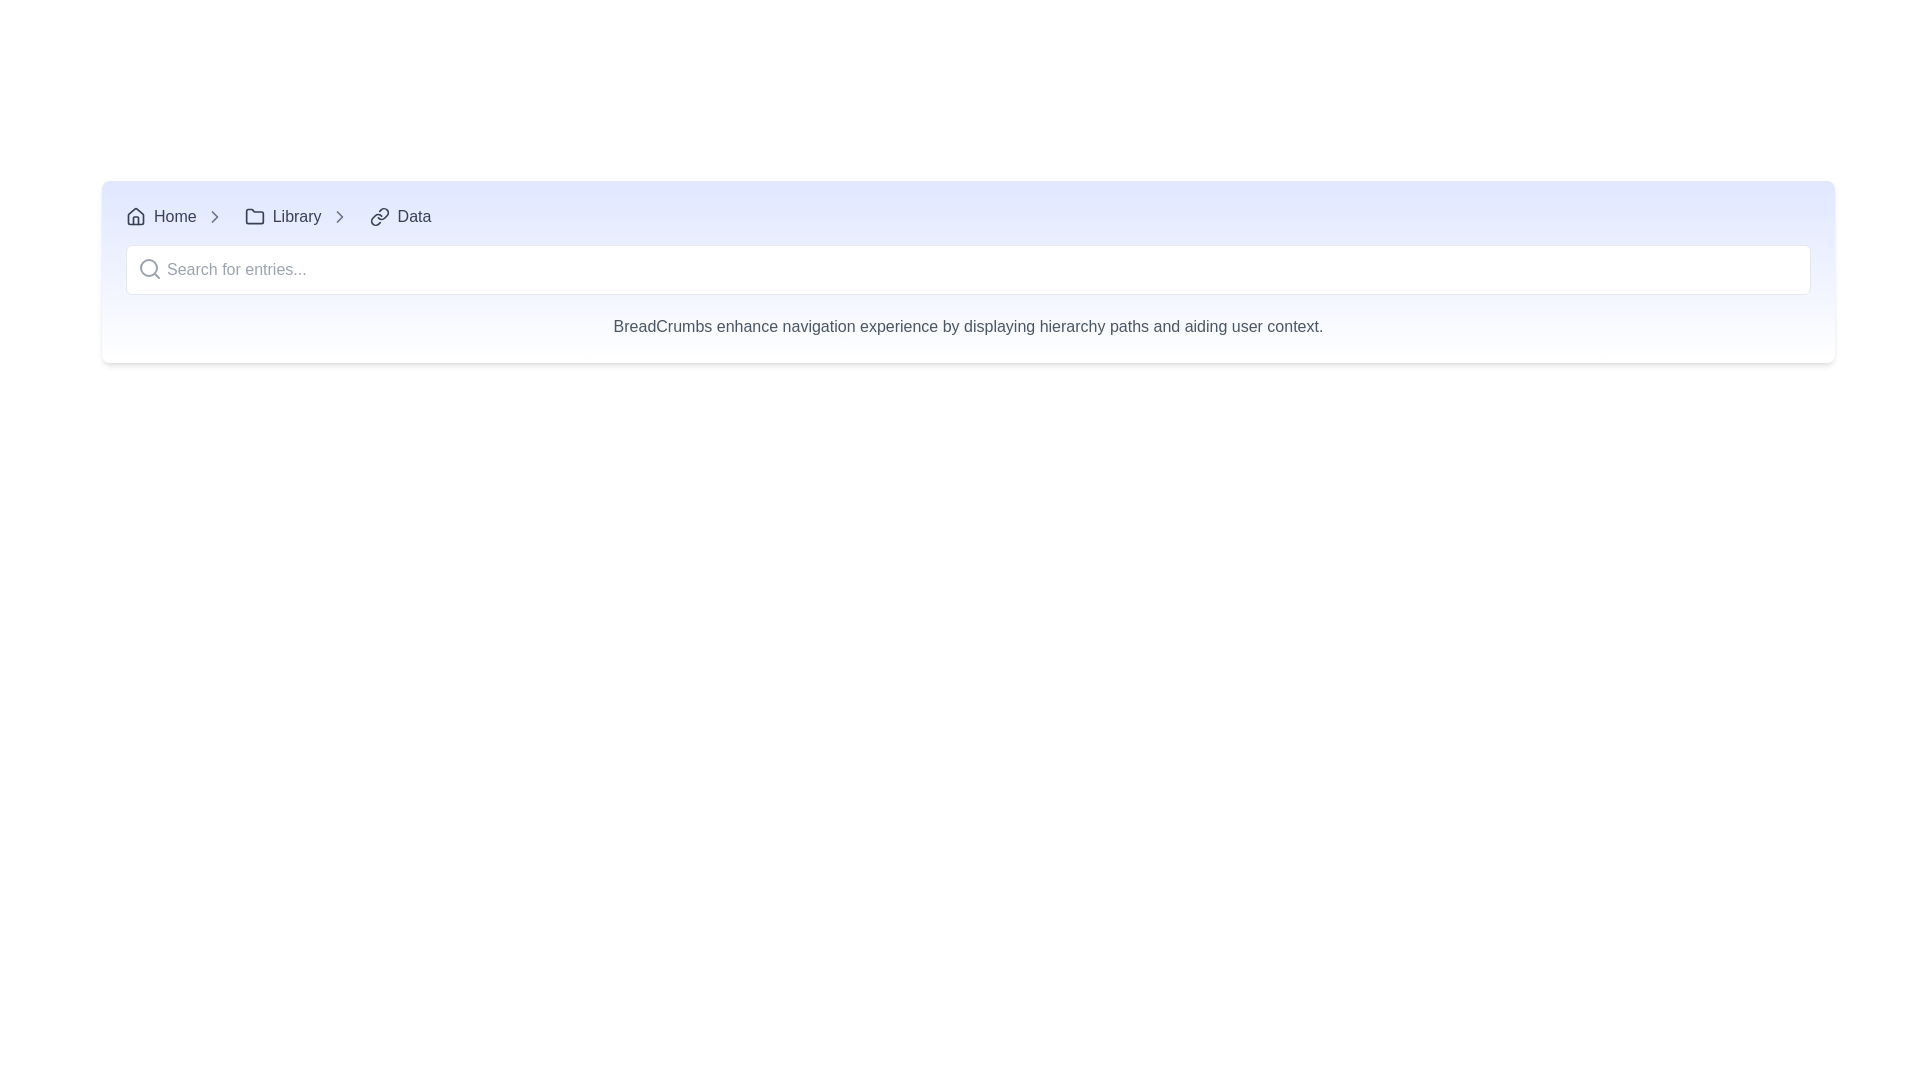  What do you see at coordinates (413, 216) in the screenshot?
I see `the fourth item in the breadcrumb navigation bar that serves as a label or hyperlink for 'Data', to possibly see a tooltip` at bounding box center [413, 216].